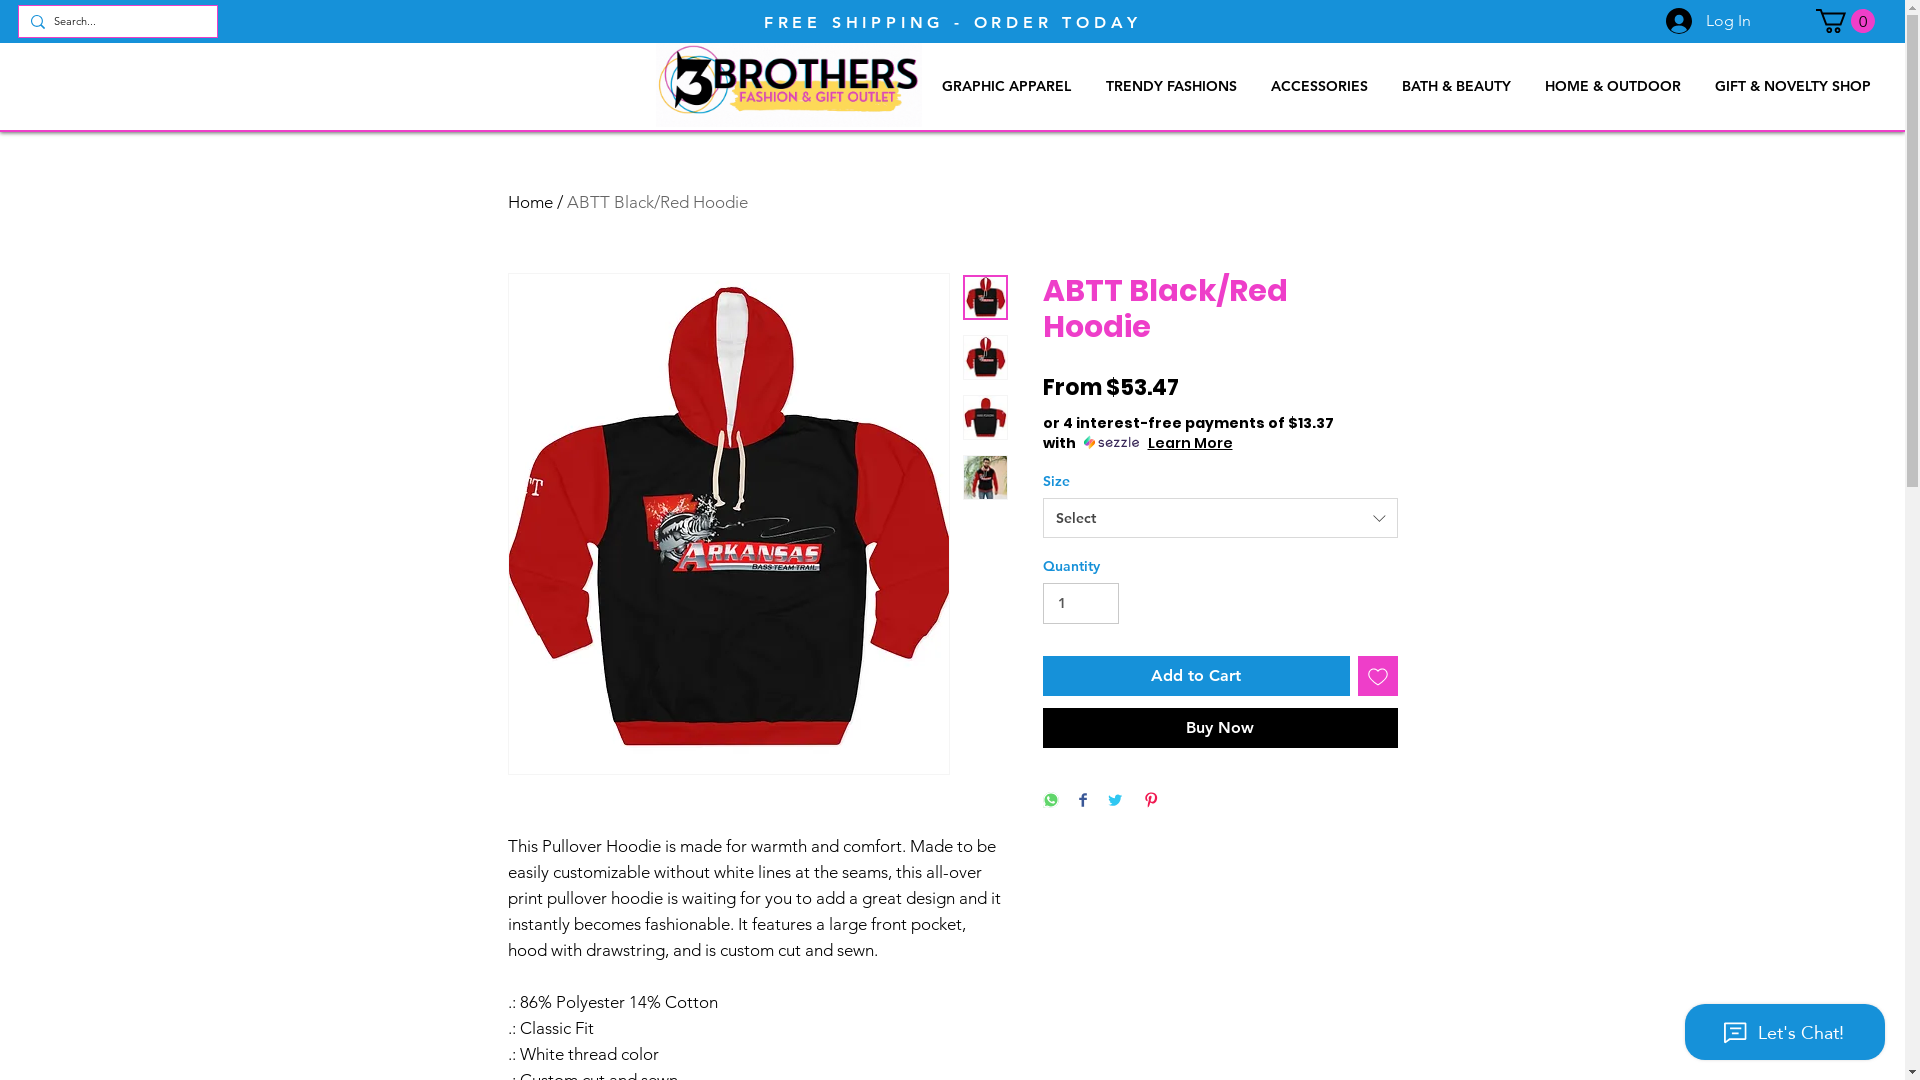 This screenshot has height=1080, width=1920. What do you see at coordinates (1793, 84) in the screenshot?
I see `'GIFT & NOVELTY SHOP'` at bounding box center [1793, 84].